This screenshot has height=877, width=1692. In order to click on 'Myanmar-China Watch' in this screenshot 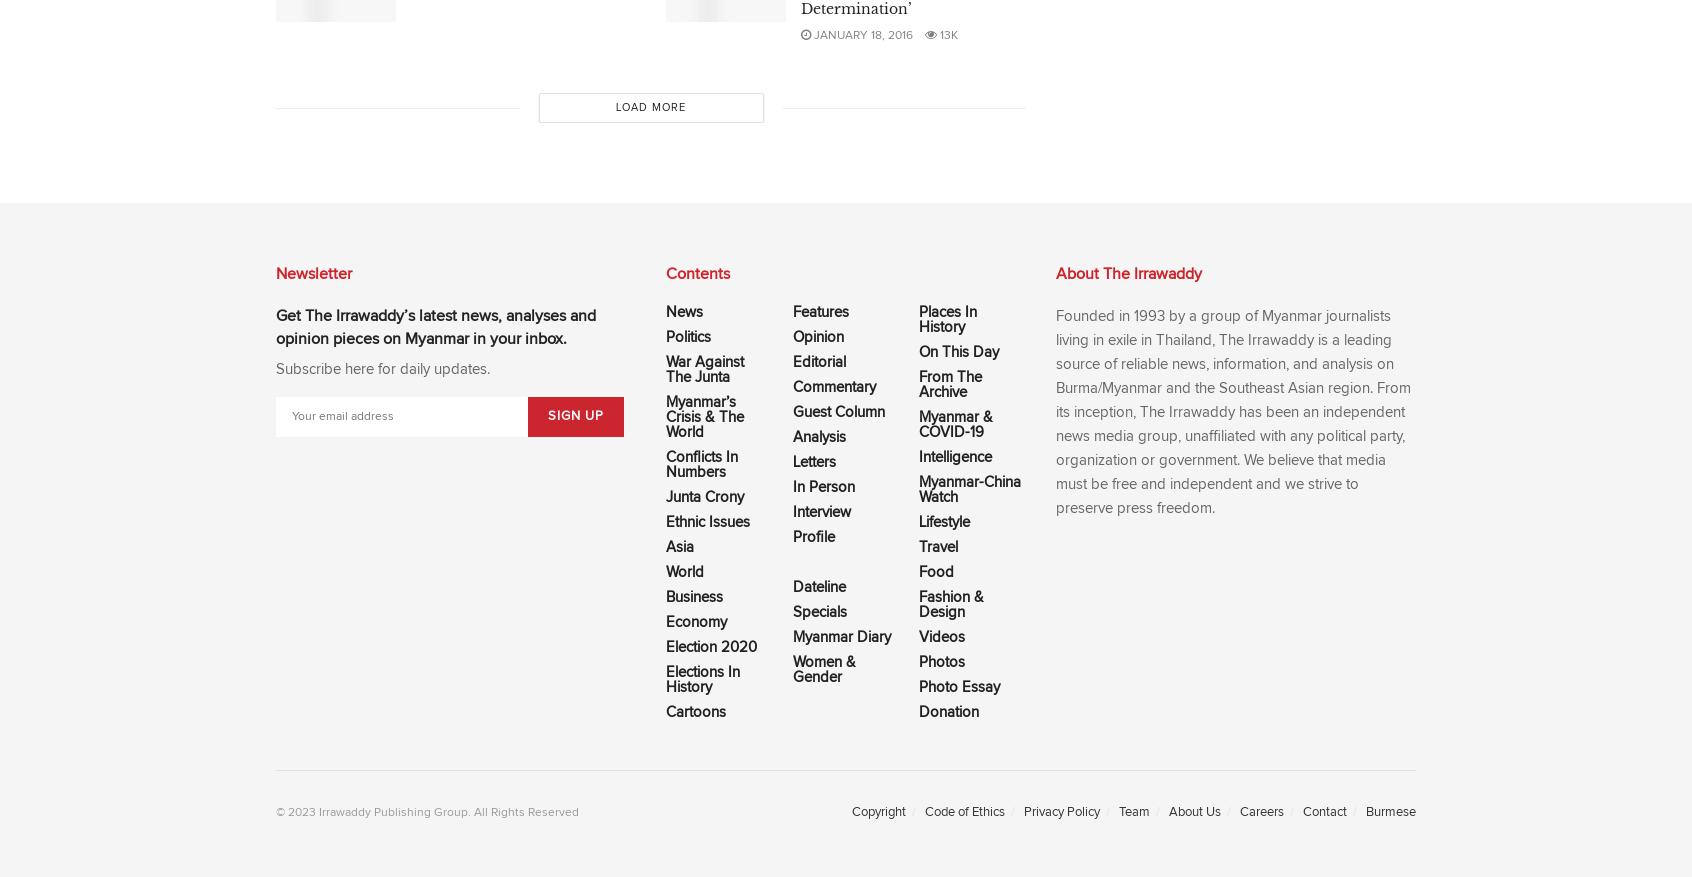, I will do `click(970, 488)`.